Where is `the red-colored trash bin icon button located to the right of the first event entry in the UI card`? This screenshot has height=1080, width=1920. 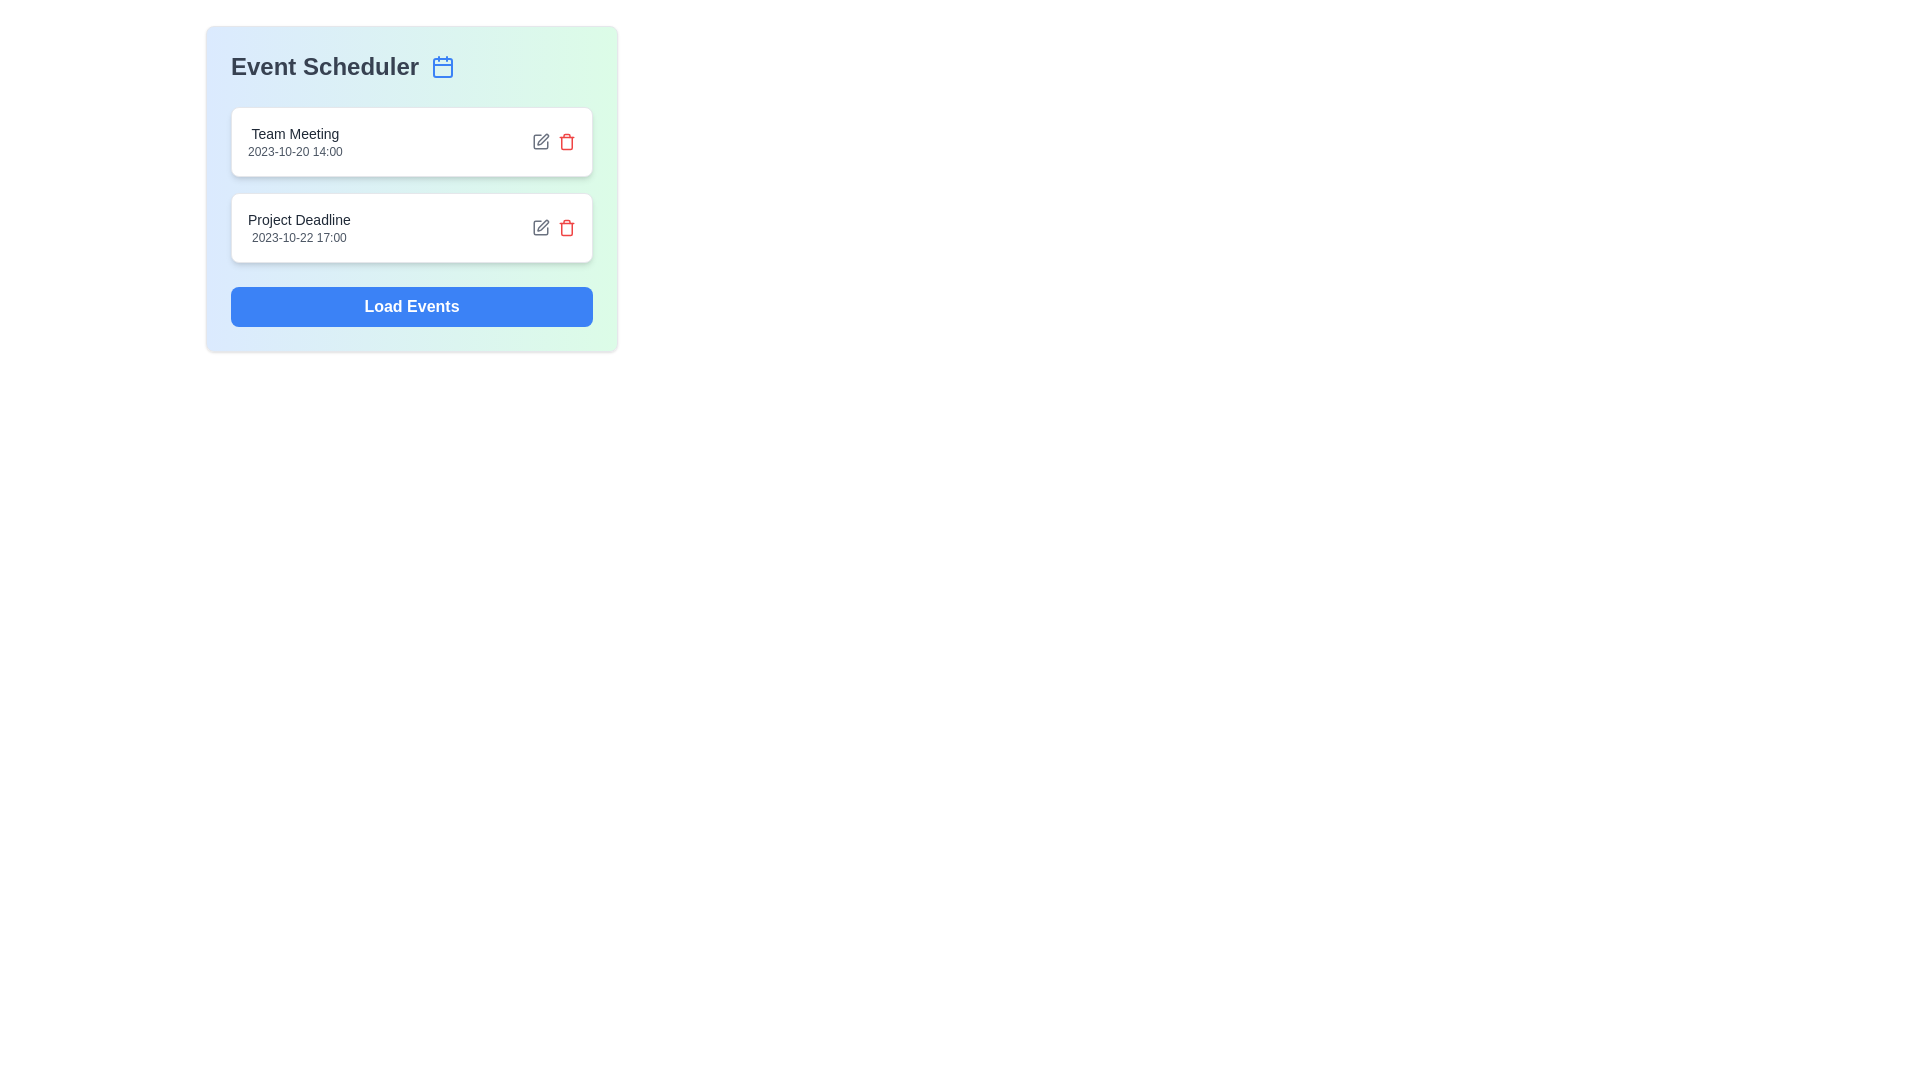 the red-colored trash bin icon button located to the right of the first event entry in the UI card is located at coordinates (565, 141).